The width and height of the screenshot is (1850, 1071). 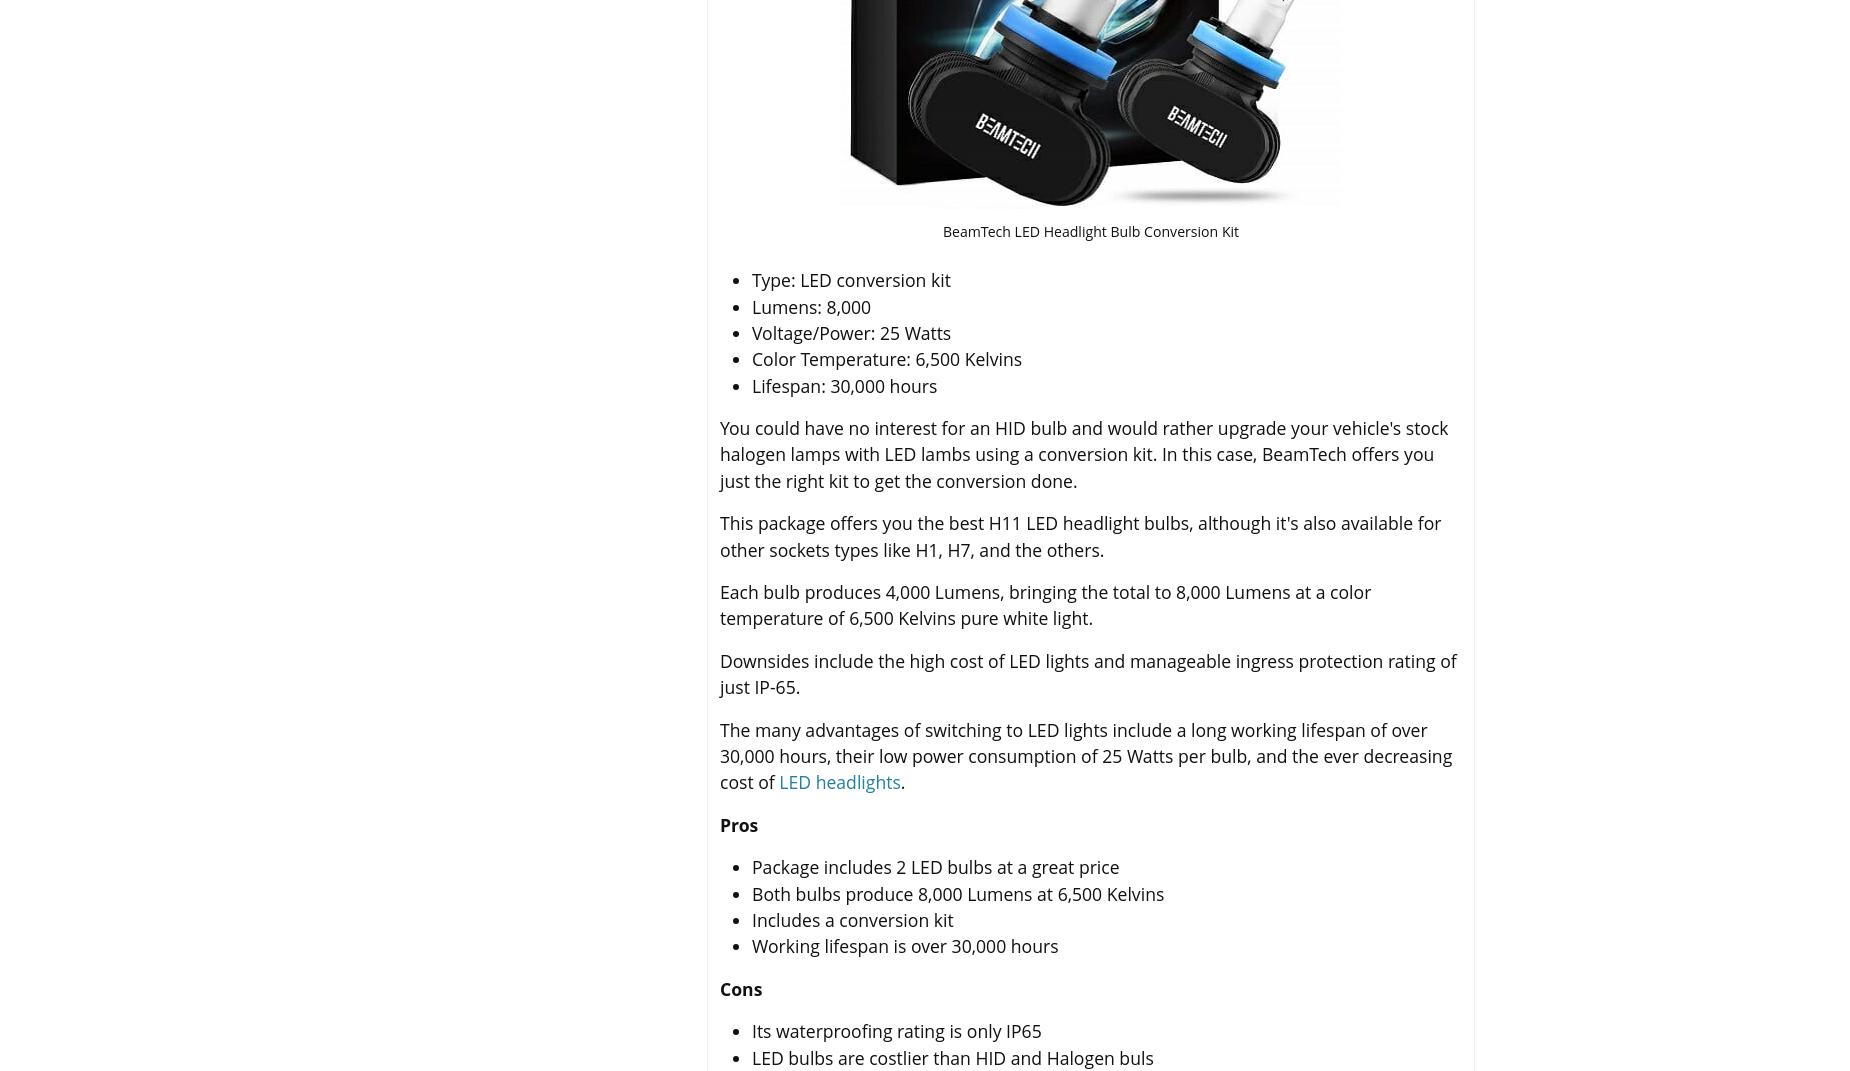 I want to click on 'Type: LED conversion kit', so click(x=851, y=279).